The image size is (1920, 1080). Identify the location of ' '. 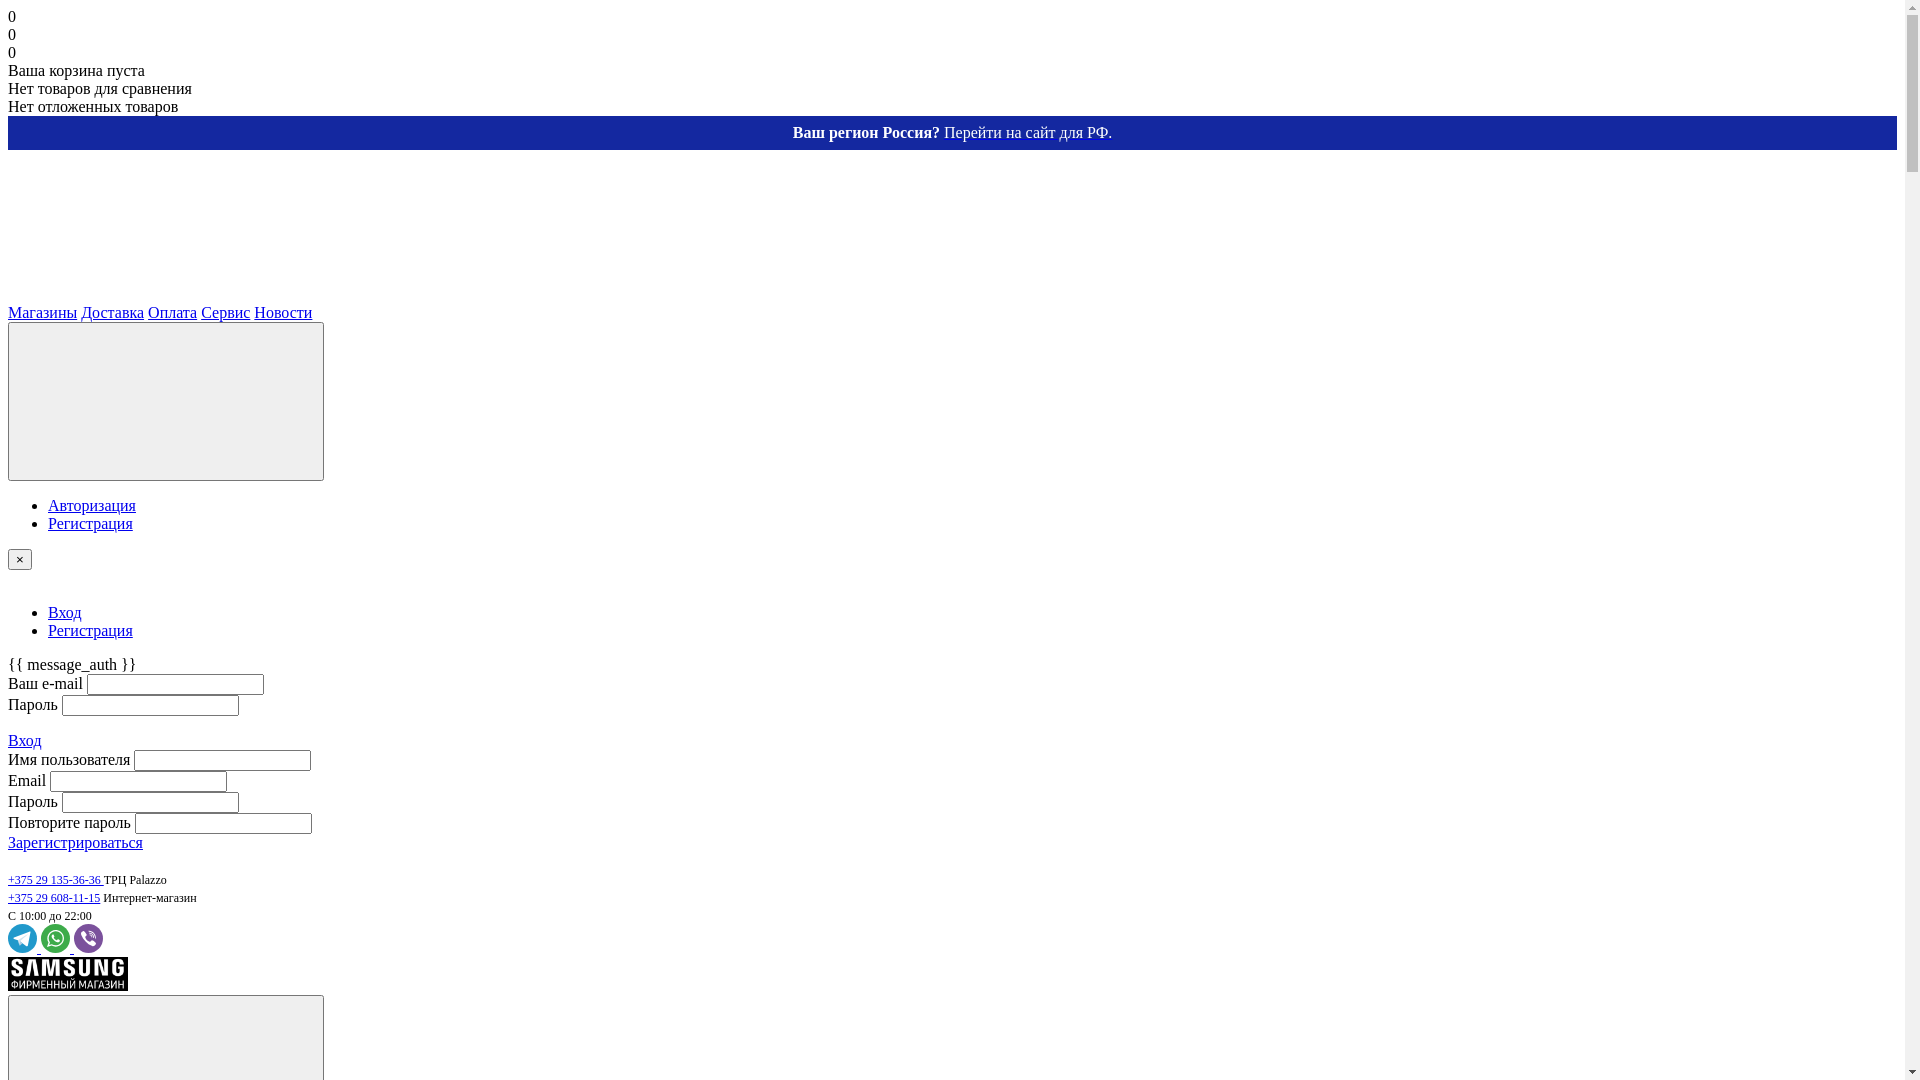
(157, 294).